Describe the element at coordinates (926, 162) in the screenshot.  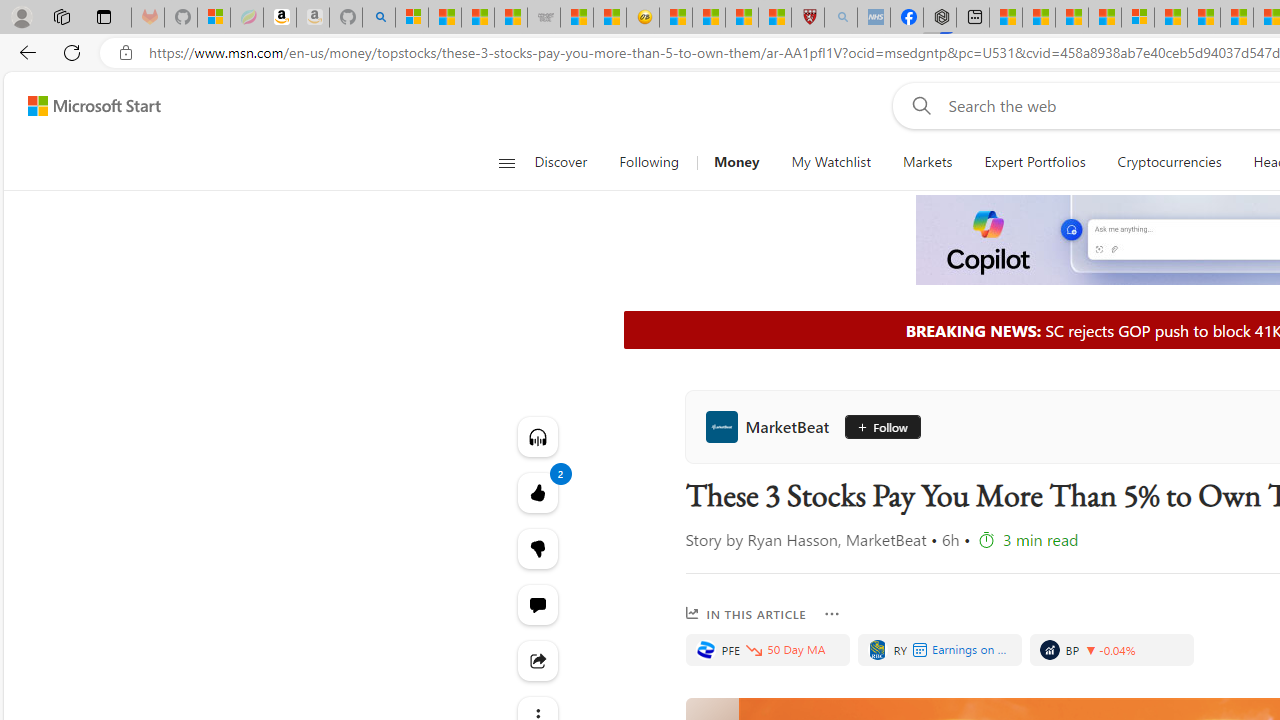
I see `'Markets'` at that location.